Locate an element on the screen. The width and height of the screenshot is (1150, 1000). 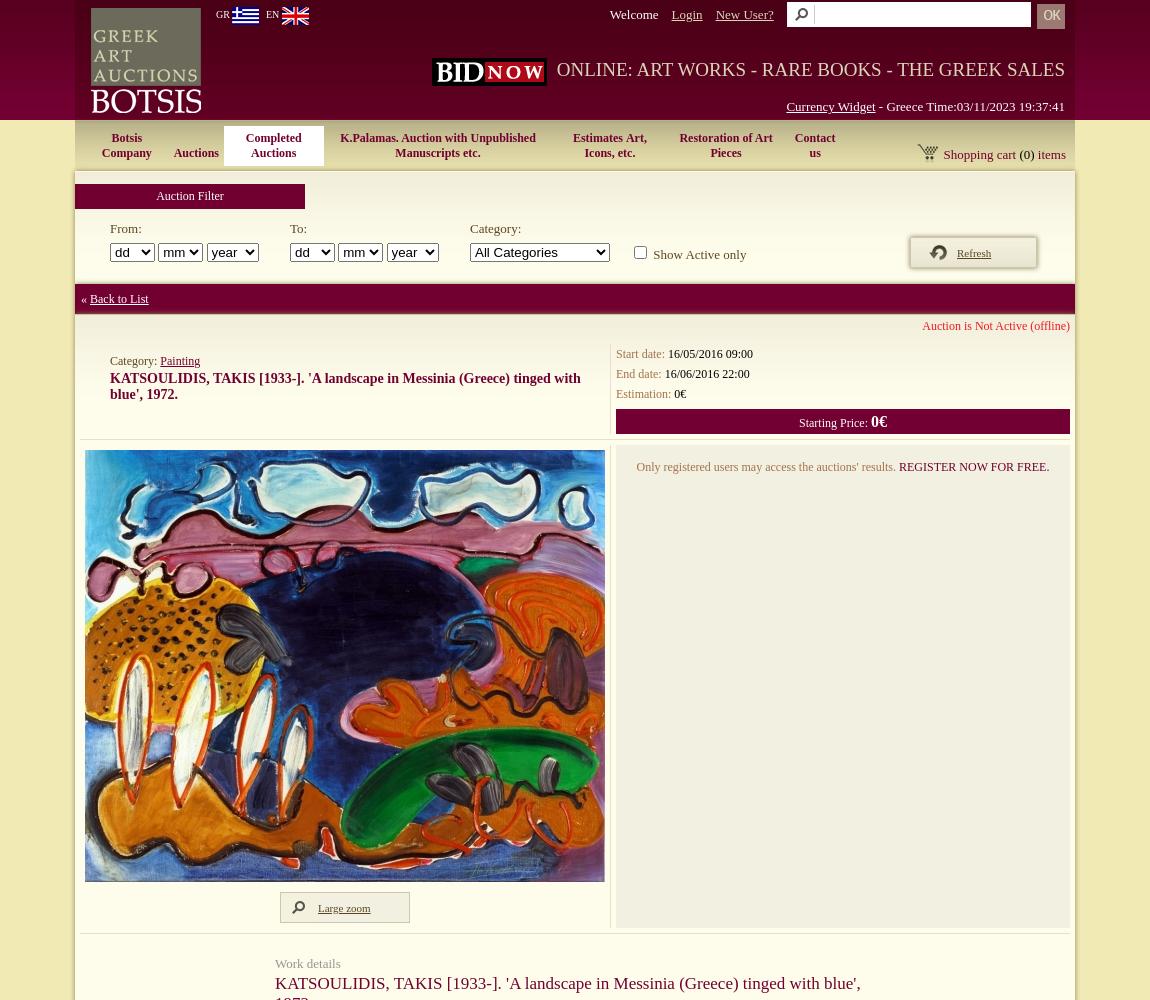
'items' is located at coordinates (1049, 154).